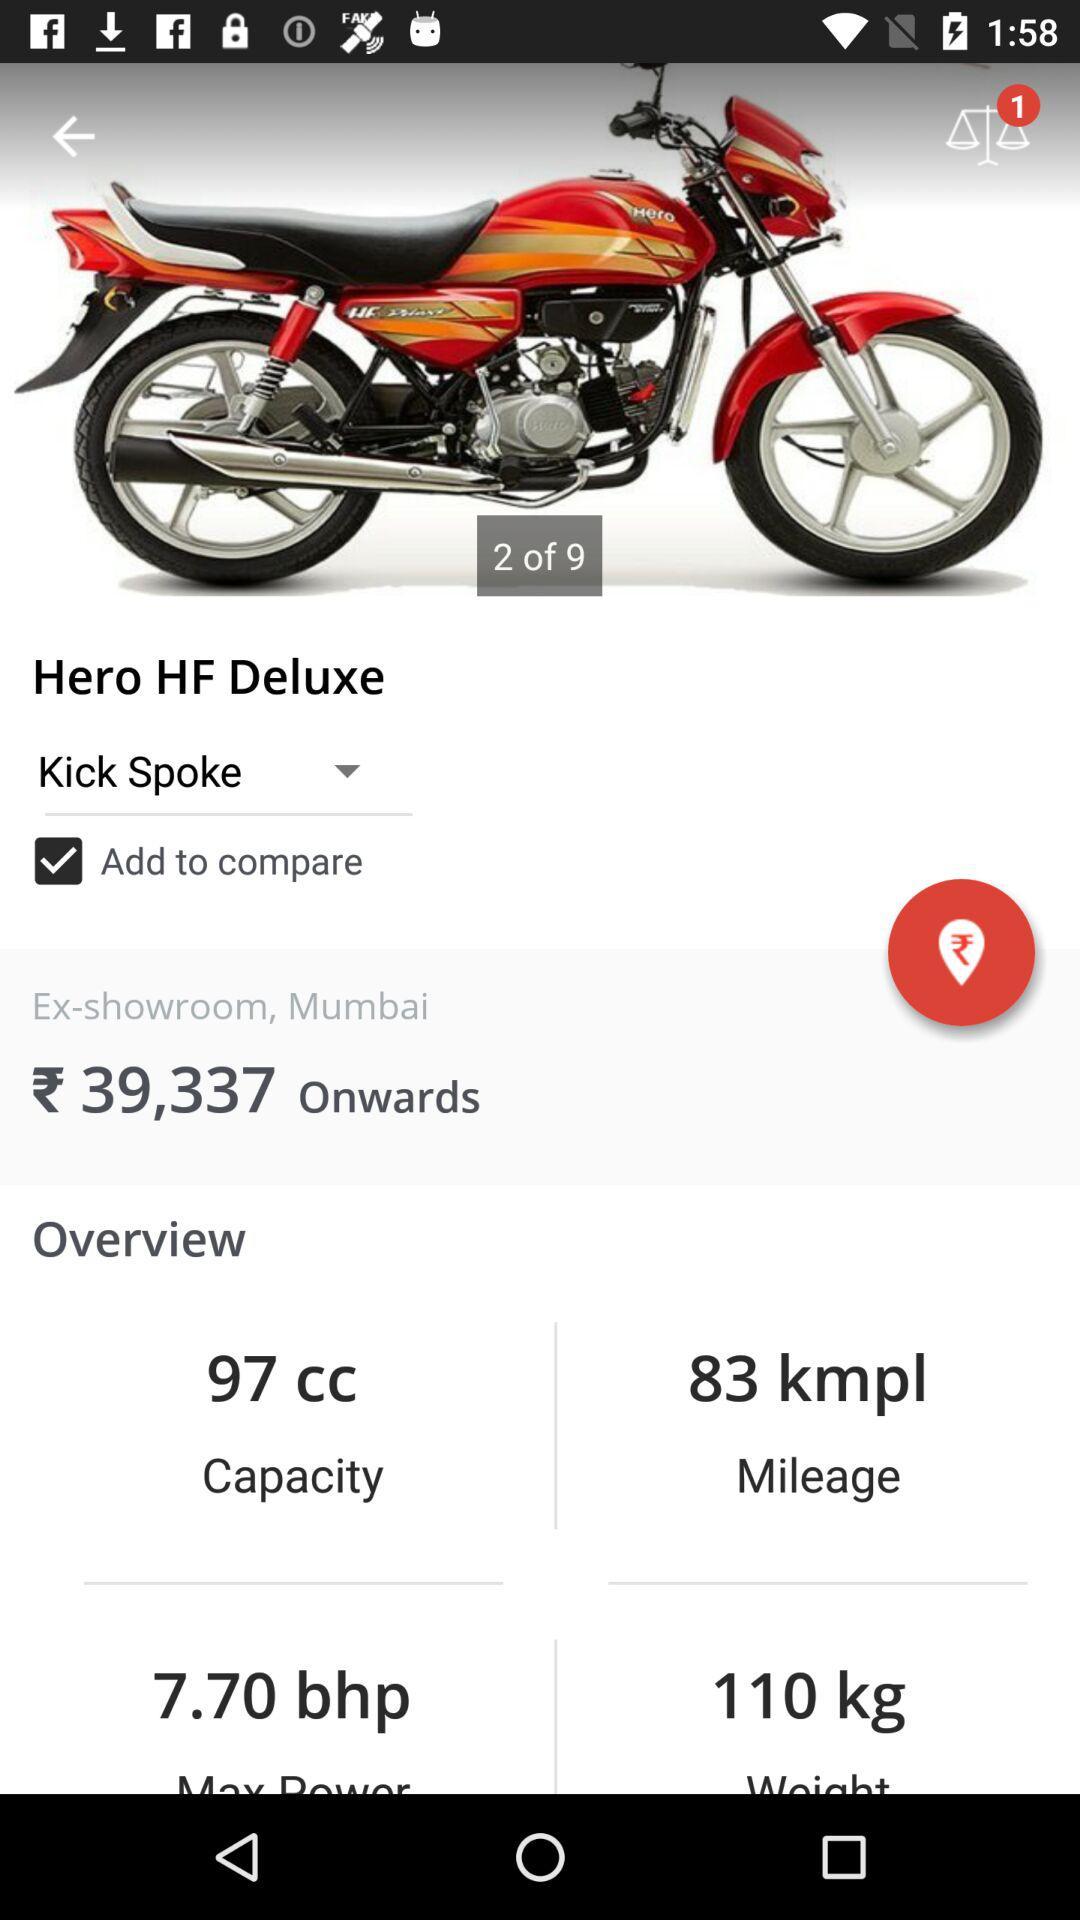 Image resolution: width=1080 pixels, height=1920 pixels. What do you see at coordinates (540, 329) in the screenshot?
I see `item above hero hf deluxe icon` at bounding box center [540, 329].